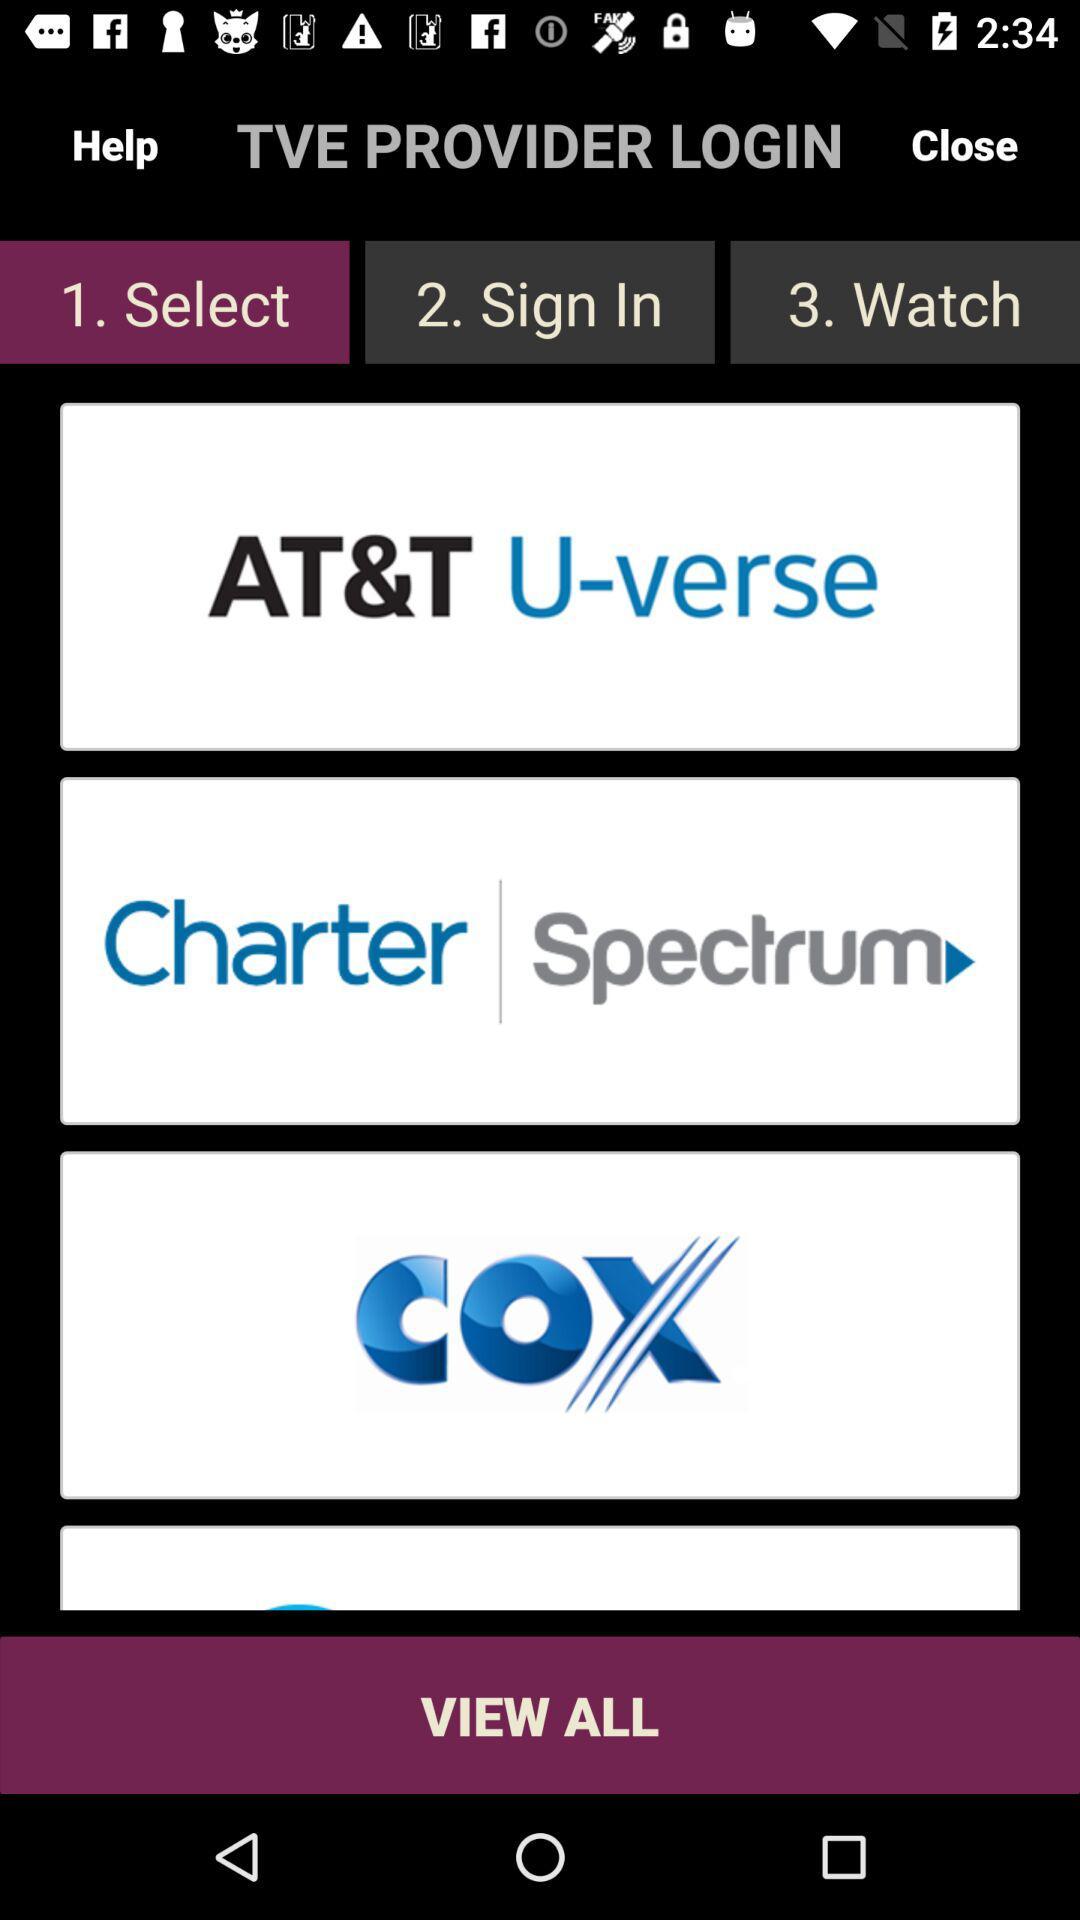 This screenshot has width=1080, height=1920. What do you see at coordinates (540, 1714) in the screenshot?
I see `view all button` at bounding box center [540, 1714].